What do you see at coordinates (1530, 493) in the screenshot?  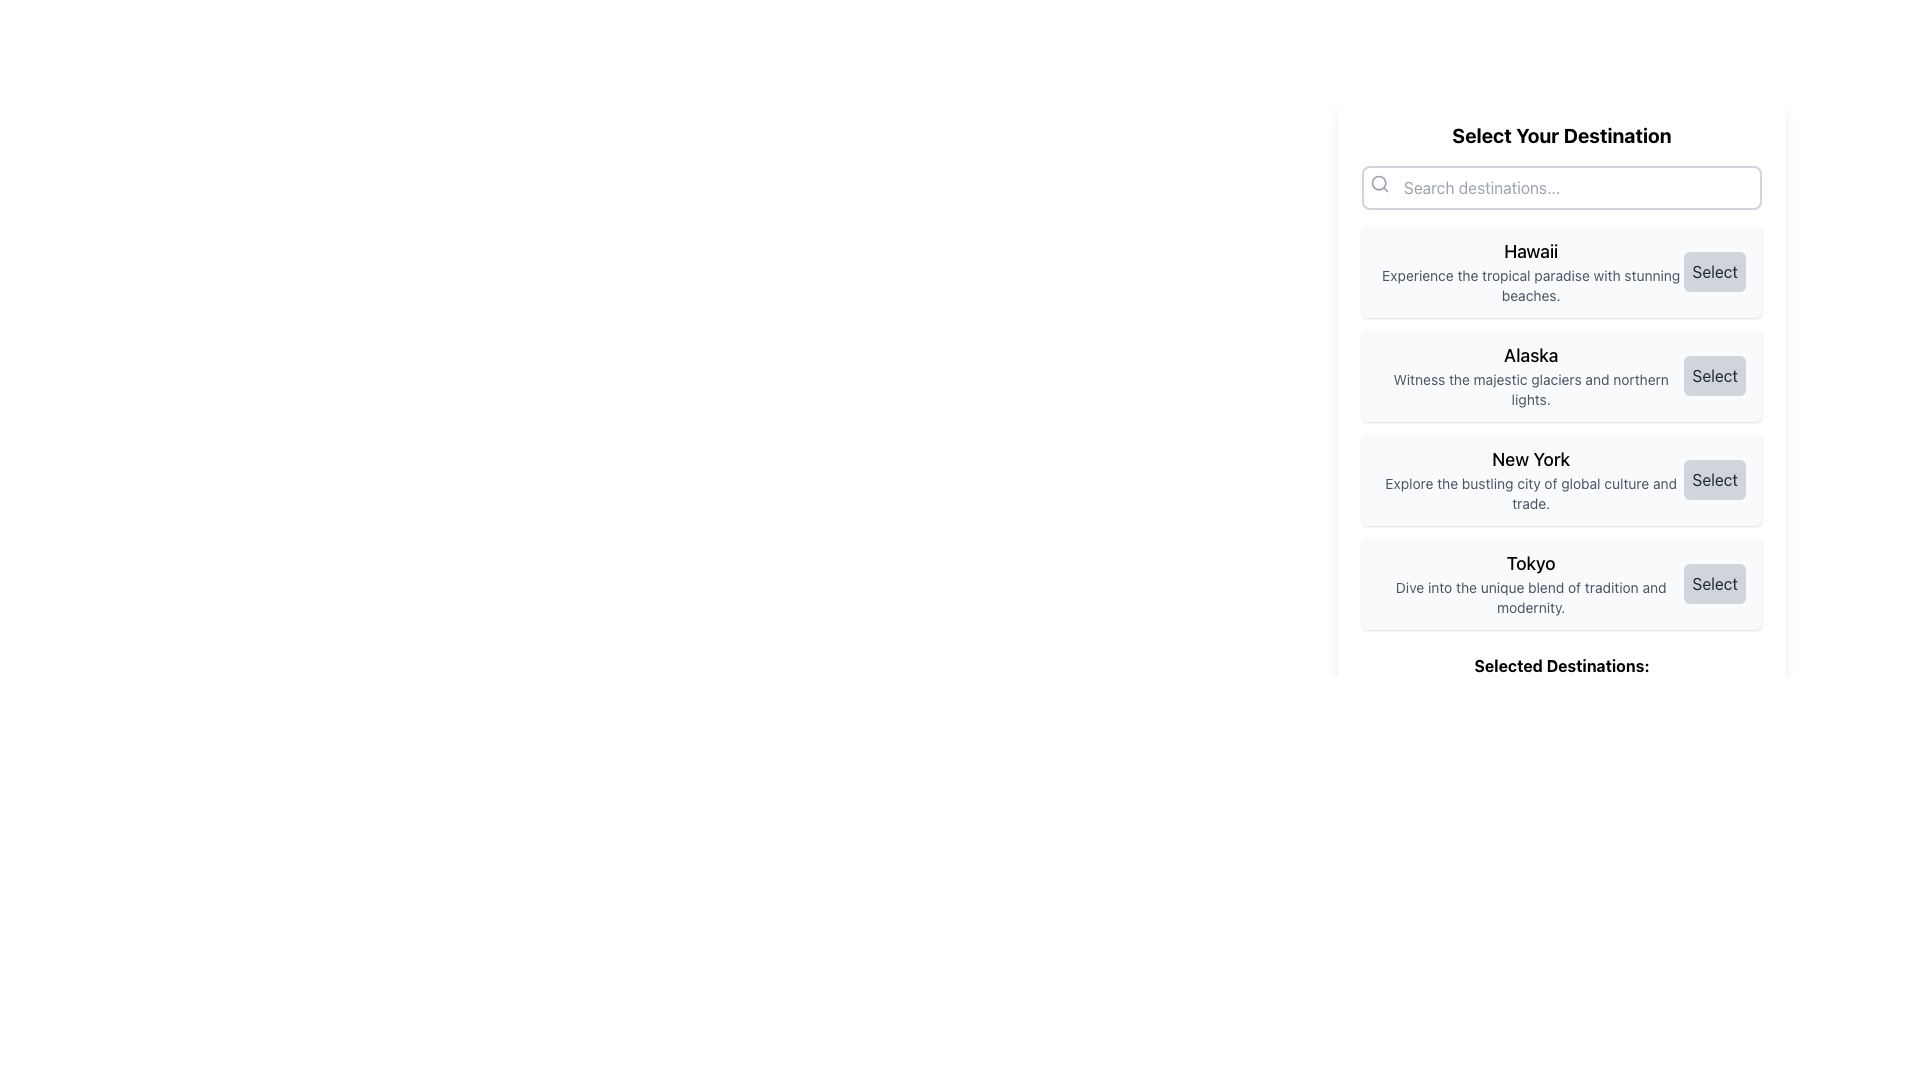 I see `the descriptive text element for New York, which is located below the 'New York' title in the destination list` at bounding box center [1530, 493].